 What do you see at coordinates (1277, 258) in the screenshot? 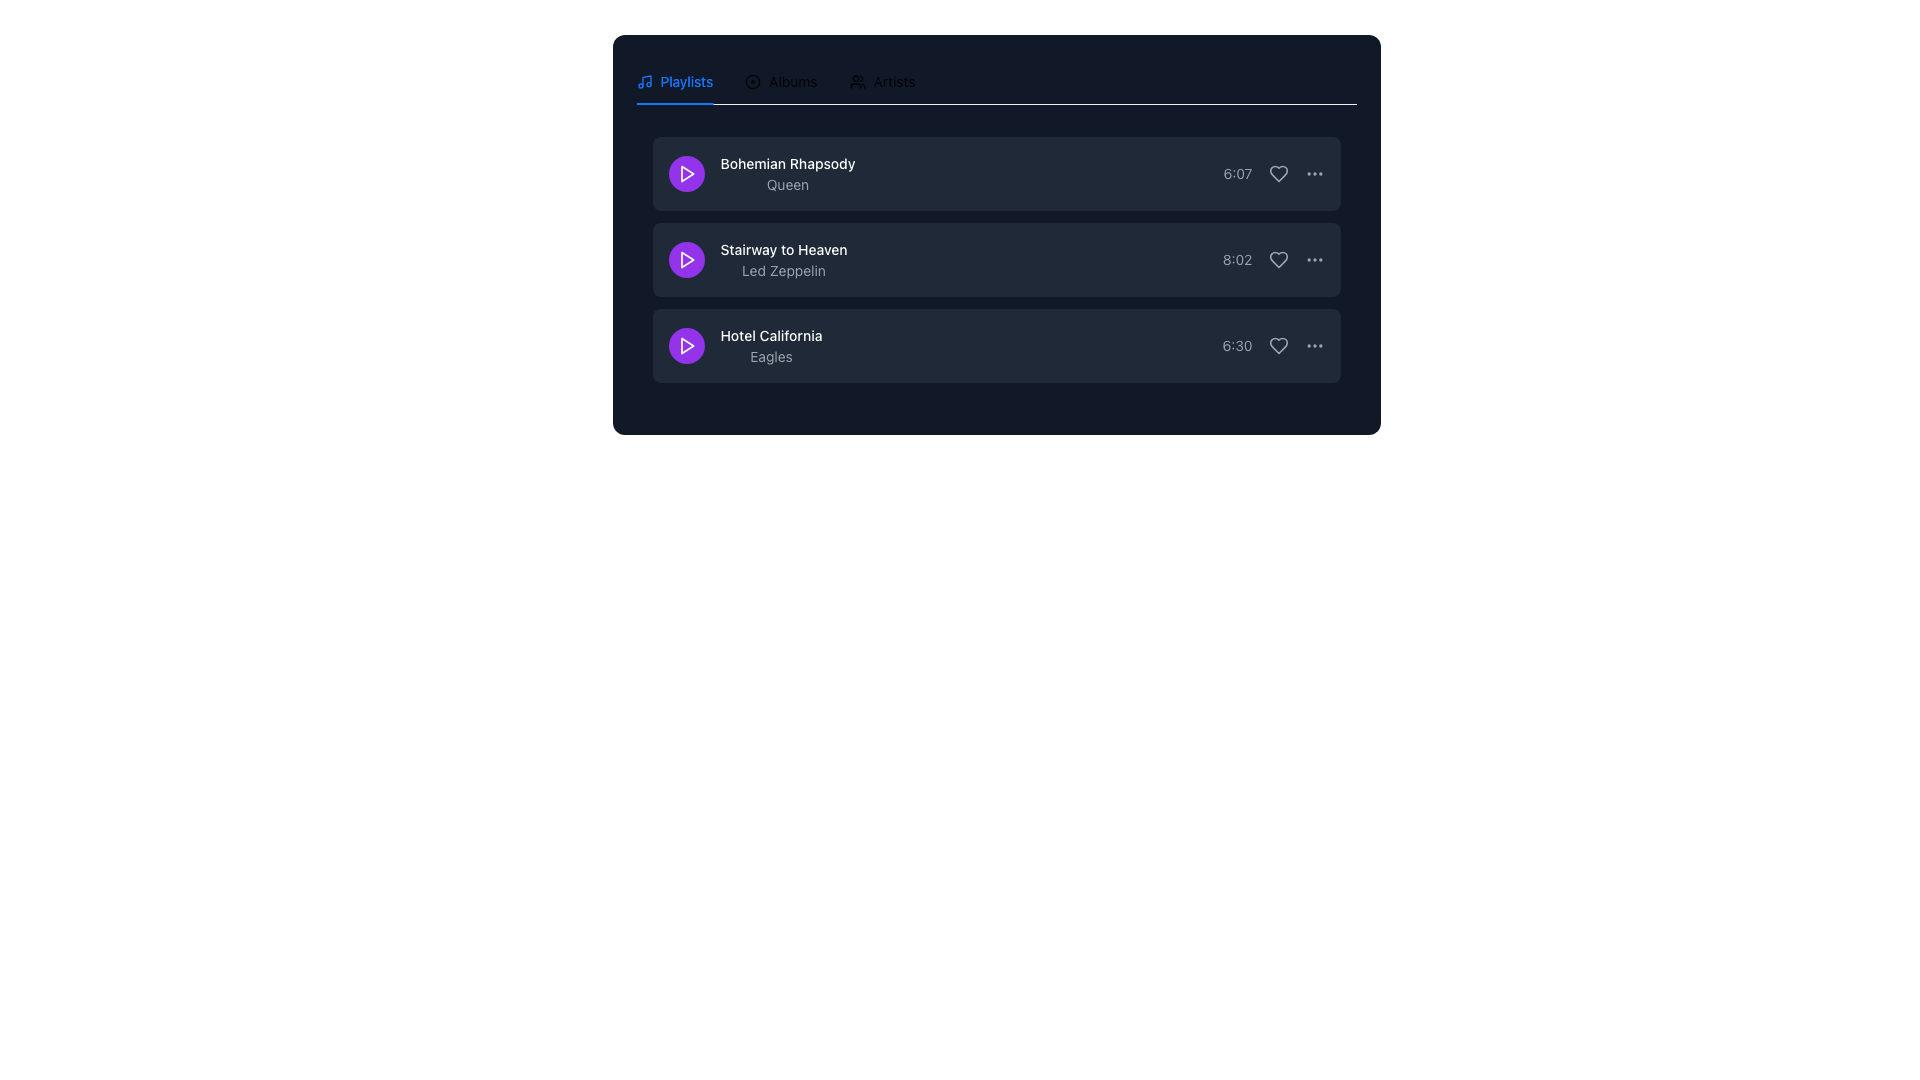
I see `the second heart icon button for liking the song 'Stairway to Heaven'` at bounding box center [1277, 258].